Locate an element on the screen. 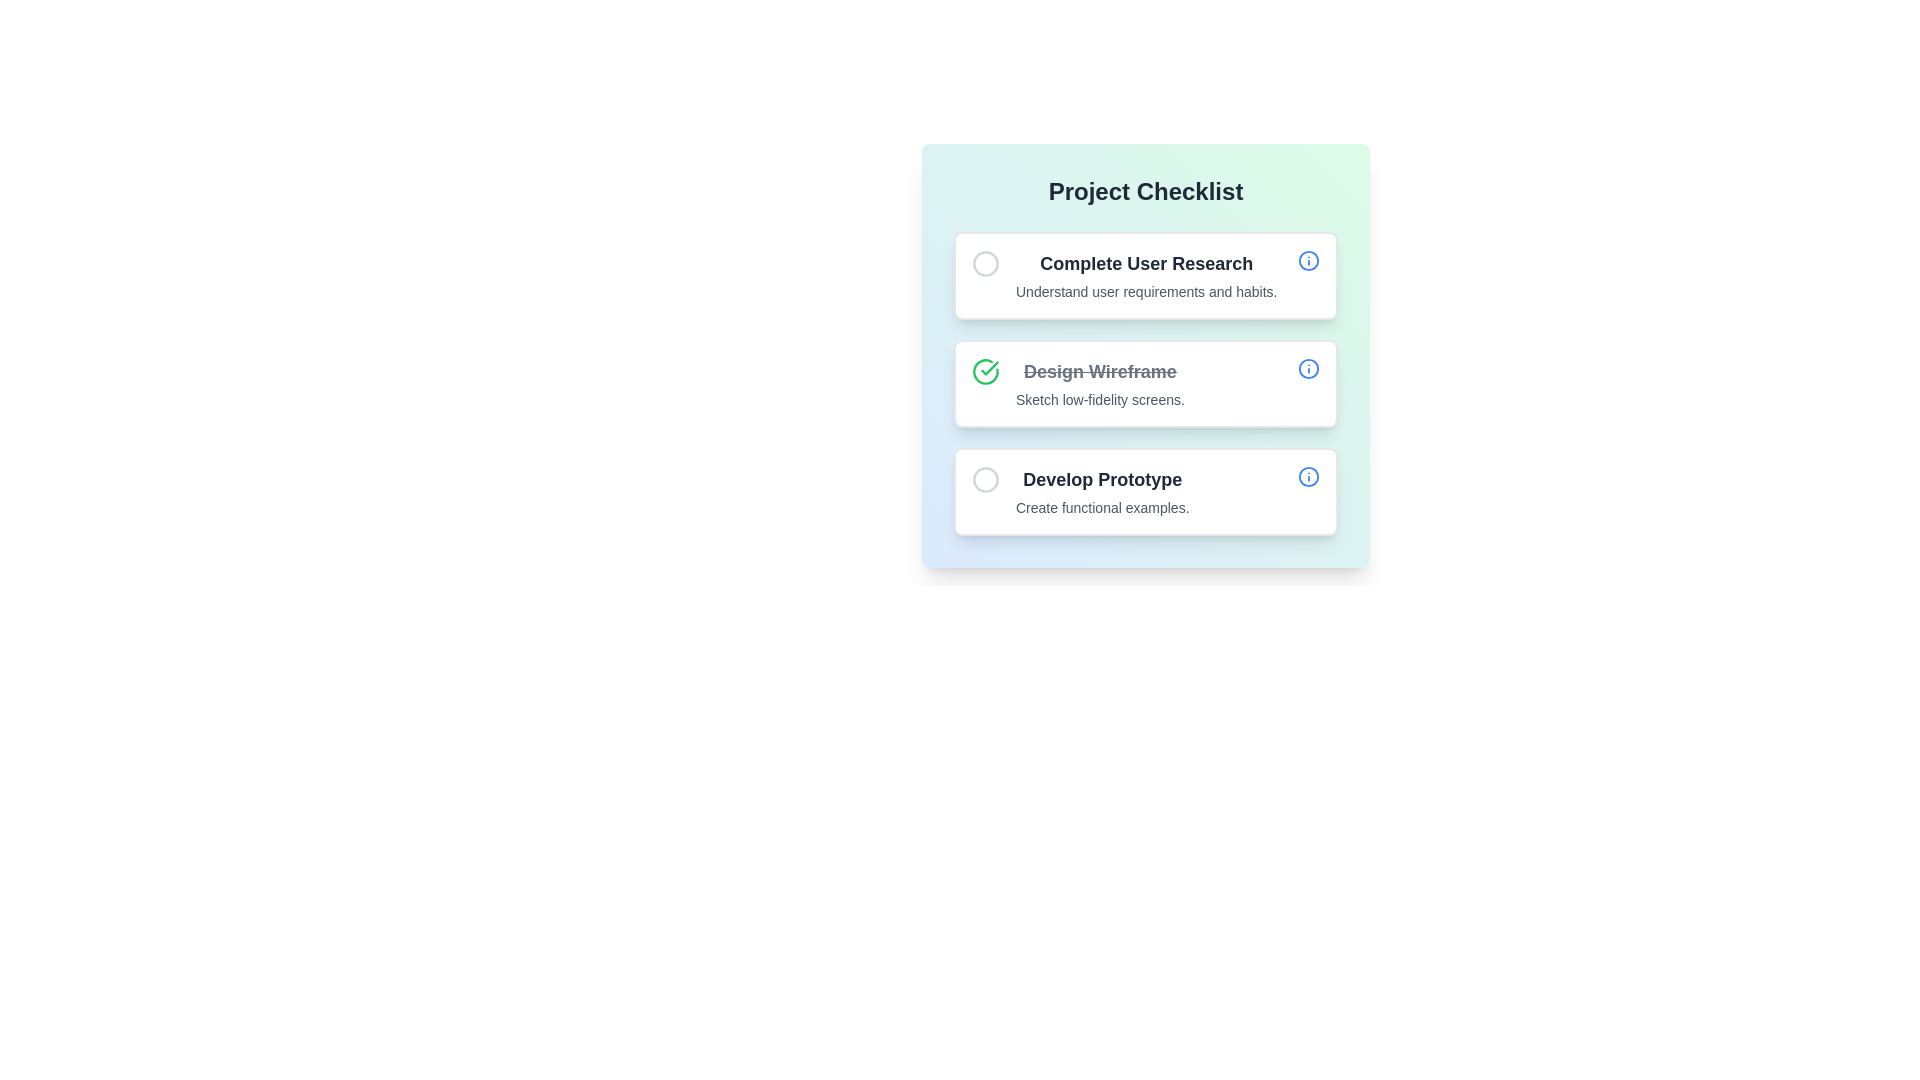 The height and width of the screenshot is (1080, 1920). text content of the gray-colored text label that says 'Understand user requirements and habits.' positioned below the bold header 'Complete User Research' in the first white card of the checklist interface is located at coordinates (1146, 292).